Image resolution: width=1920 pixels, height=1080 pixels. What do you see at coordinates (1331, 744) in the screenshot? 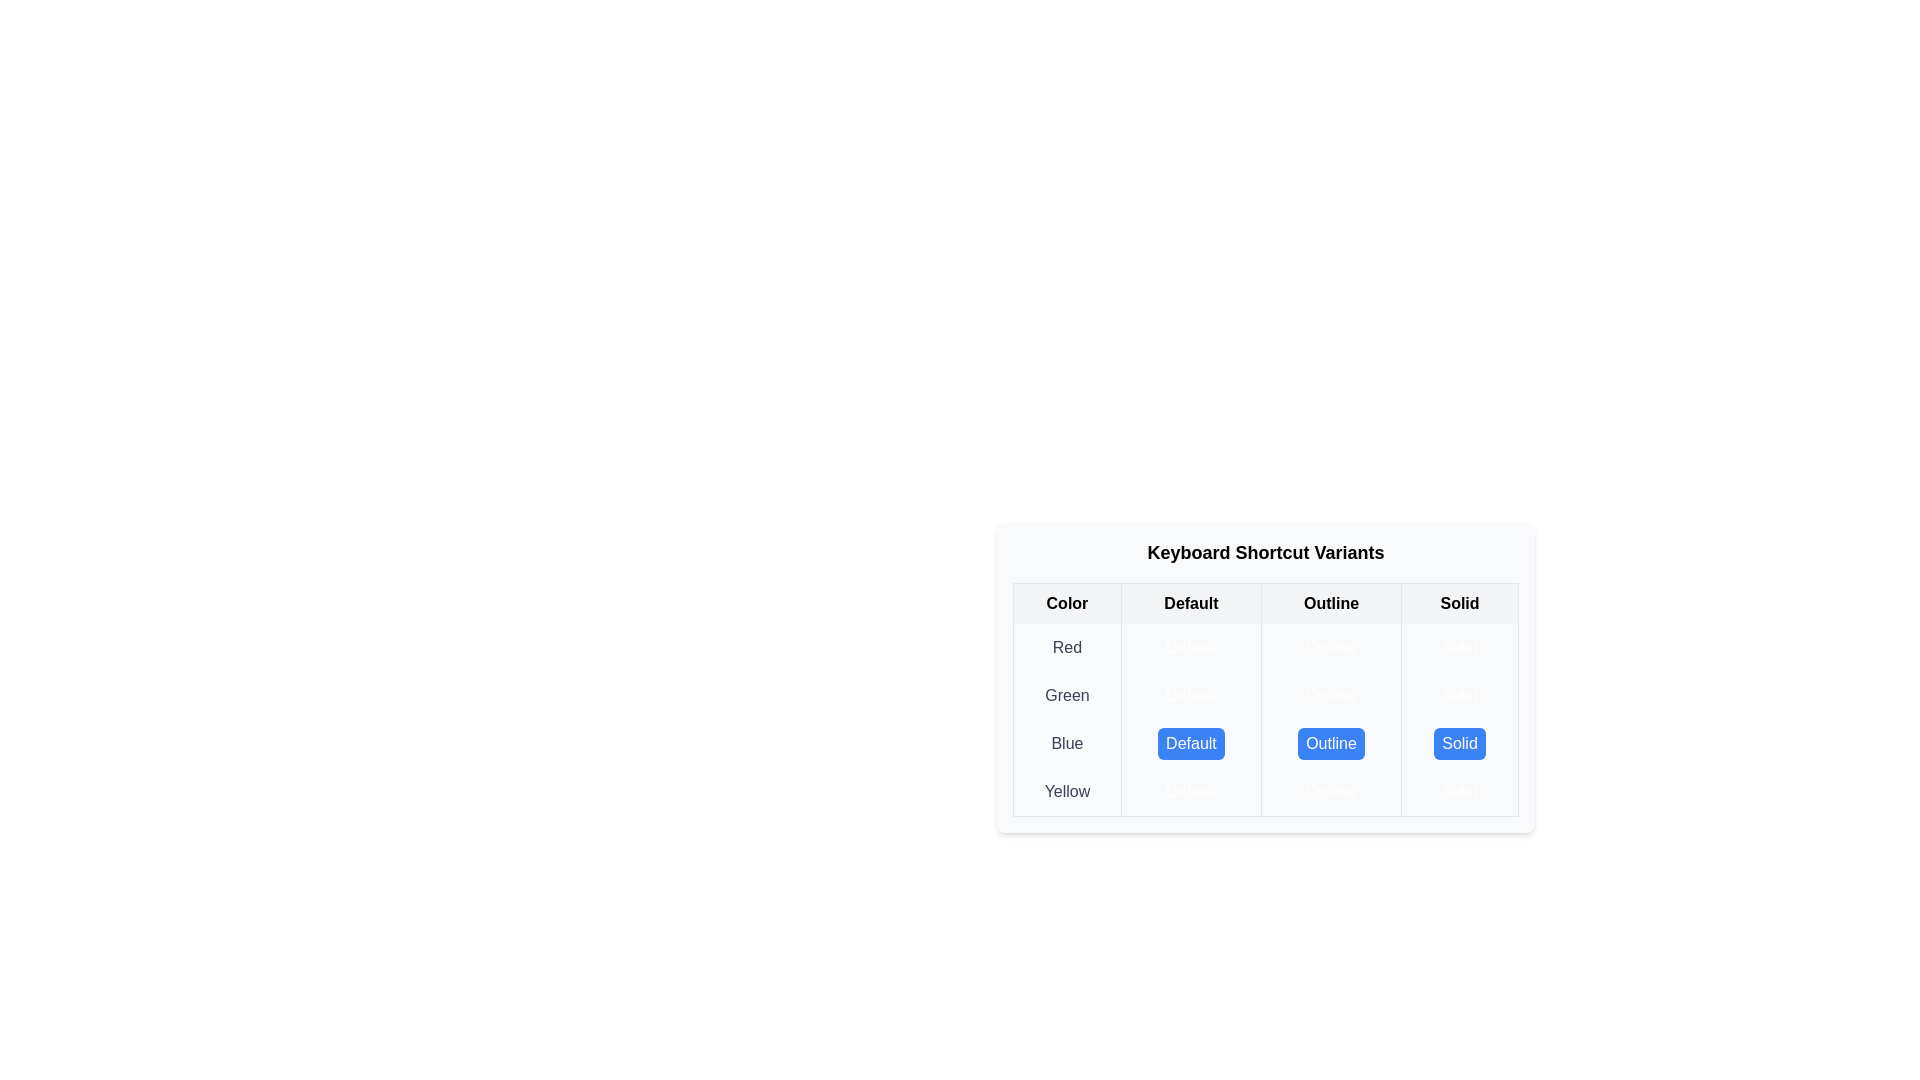
I see `the 'Outline' button in the 'Blue' color category` at bounding box center [1331, 744].